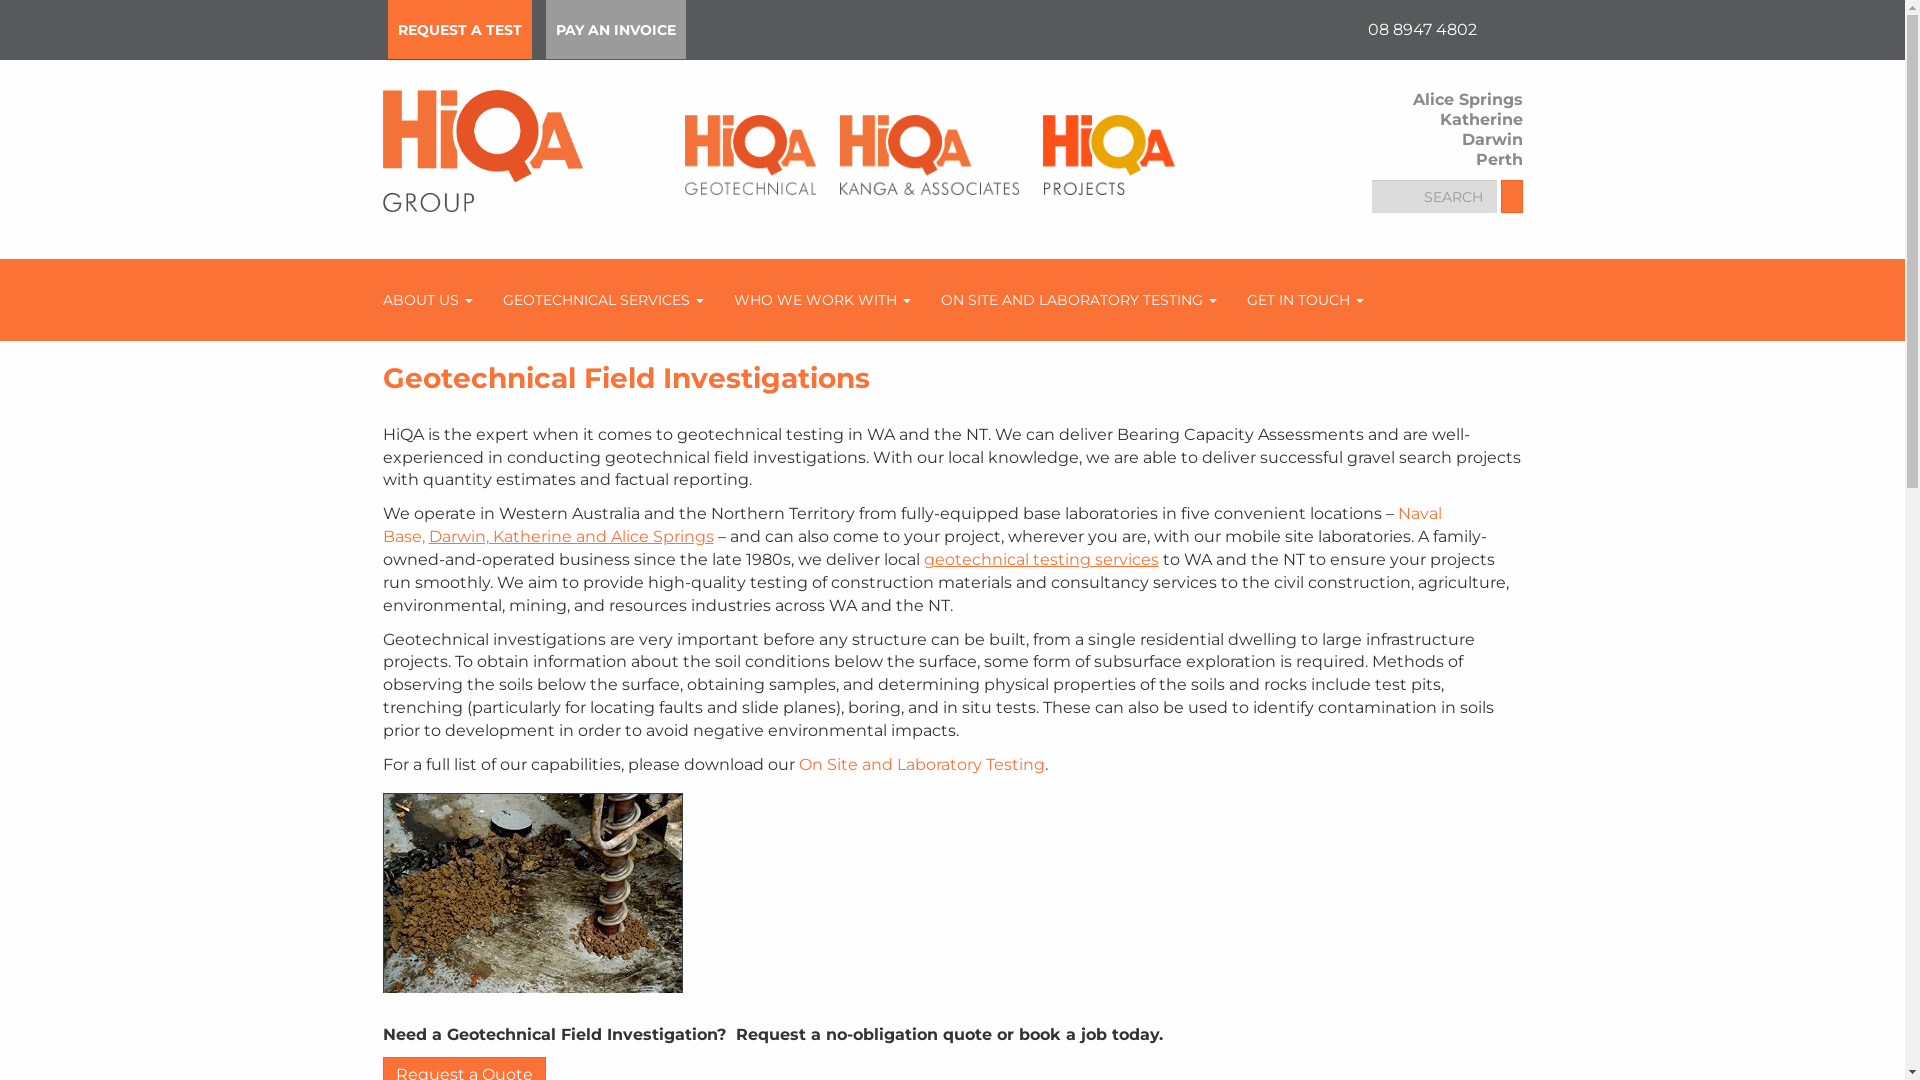 This screenshot has height=1080, width=1920. Describe the element at coordinates (1040, 559) in the screenshot. I see `'geotechnical testing services'` at that location.